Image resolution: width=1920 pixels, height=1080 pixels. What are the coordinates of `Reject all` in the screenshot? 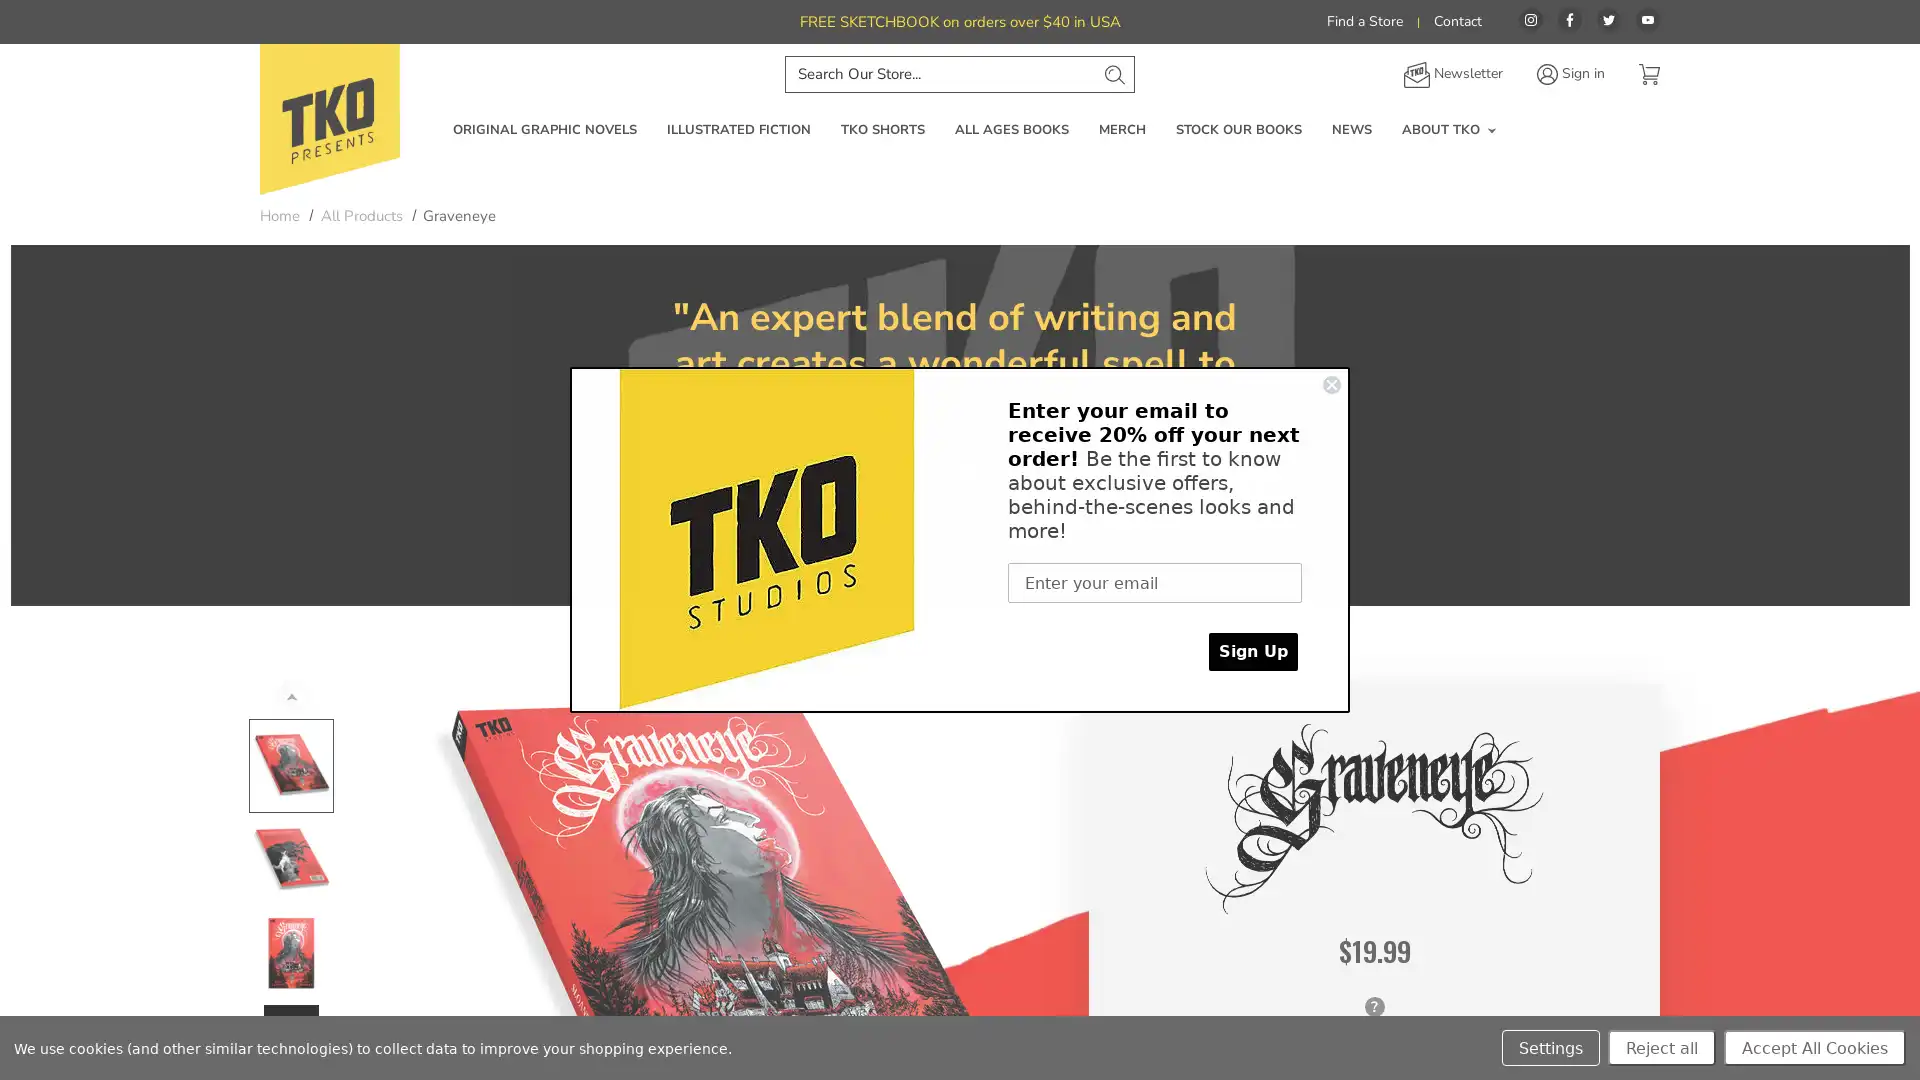 It's located at (1661, 1047).